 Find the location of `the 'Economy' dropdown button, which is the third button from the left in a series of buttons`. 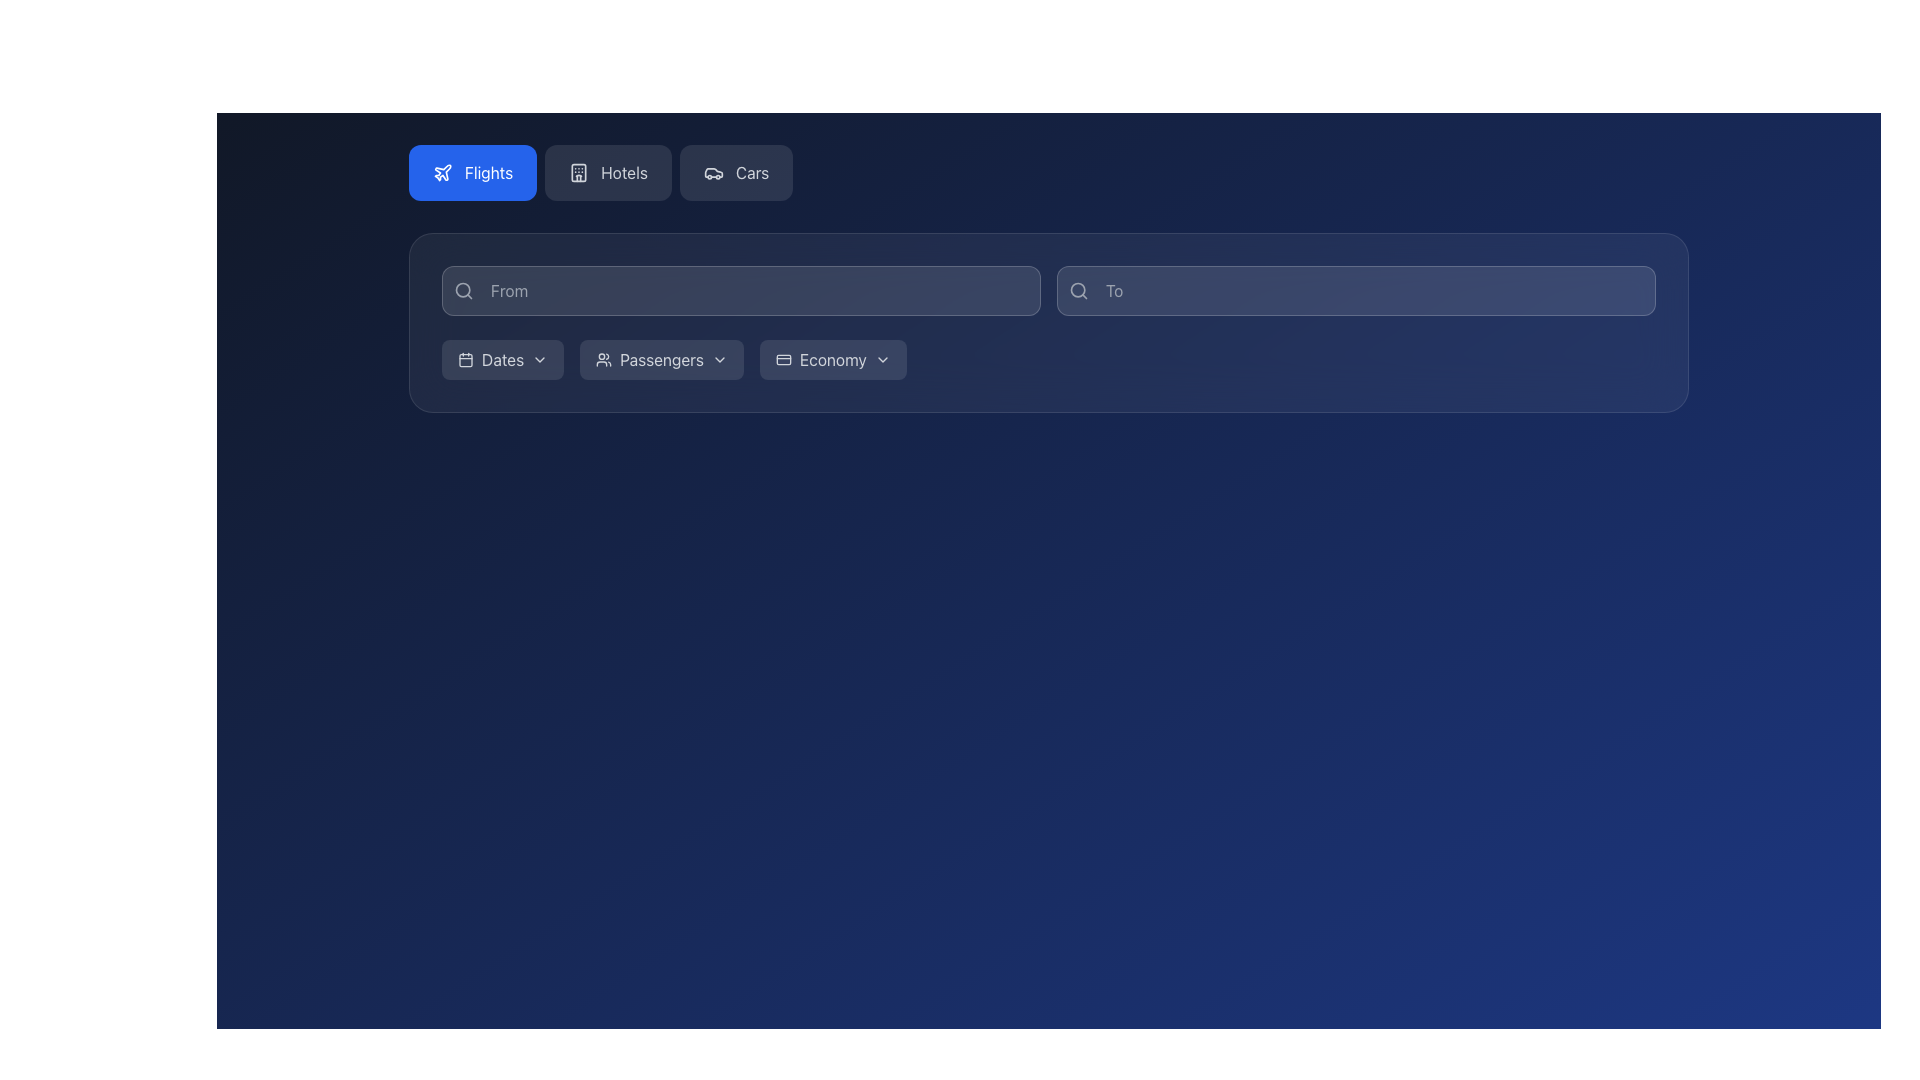

the 'Economy' dropdown button, which is the third button from the left in a series of buttons is located at coordinates (833, 358).